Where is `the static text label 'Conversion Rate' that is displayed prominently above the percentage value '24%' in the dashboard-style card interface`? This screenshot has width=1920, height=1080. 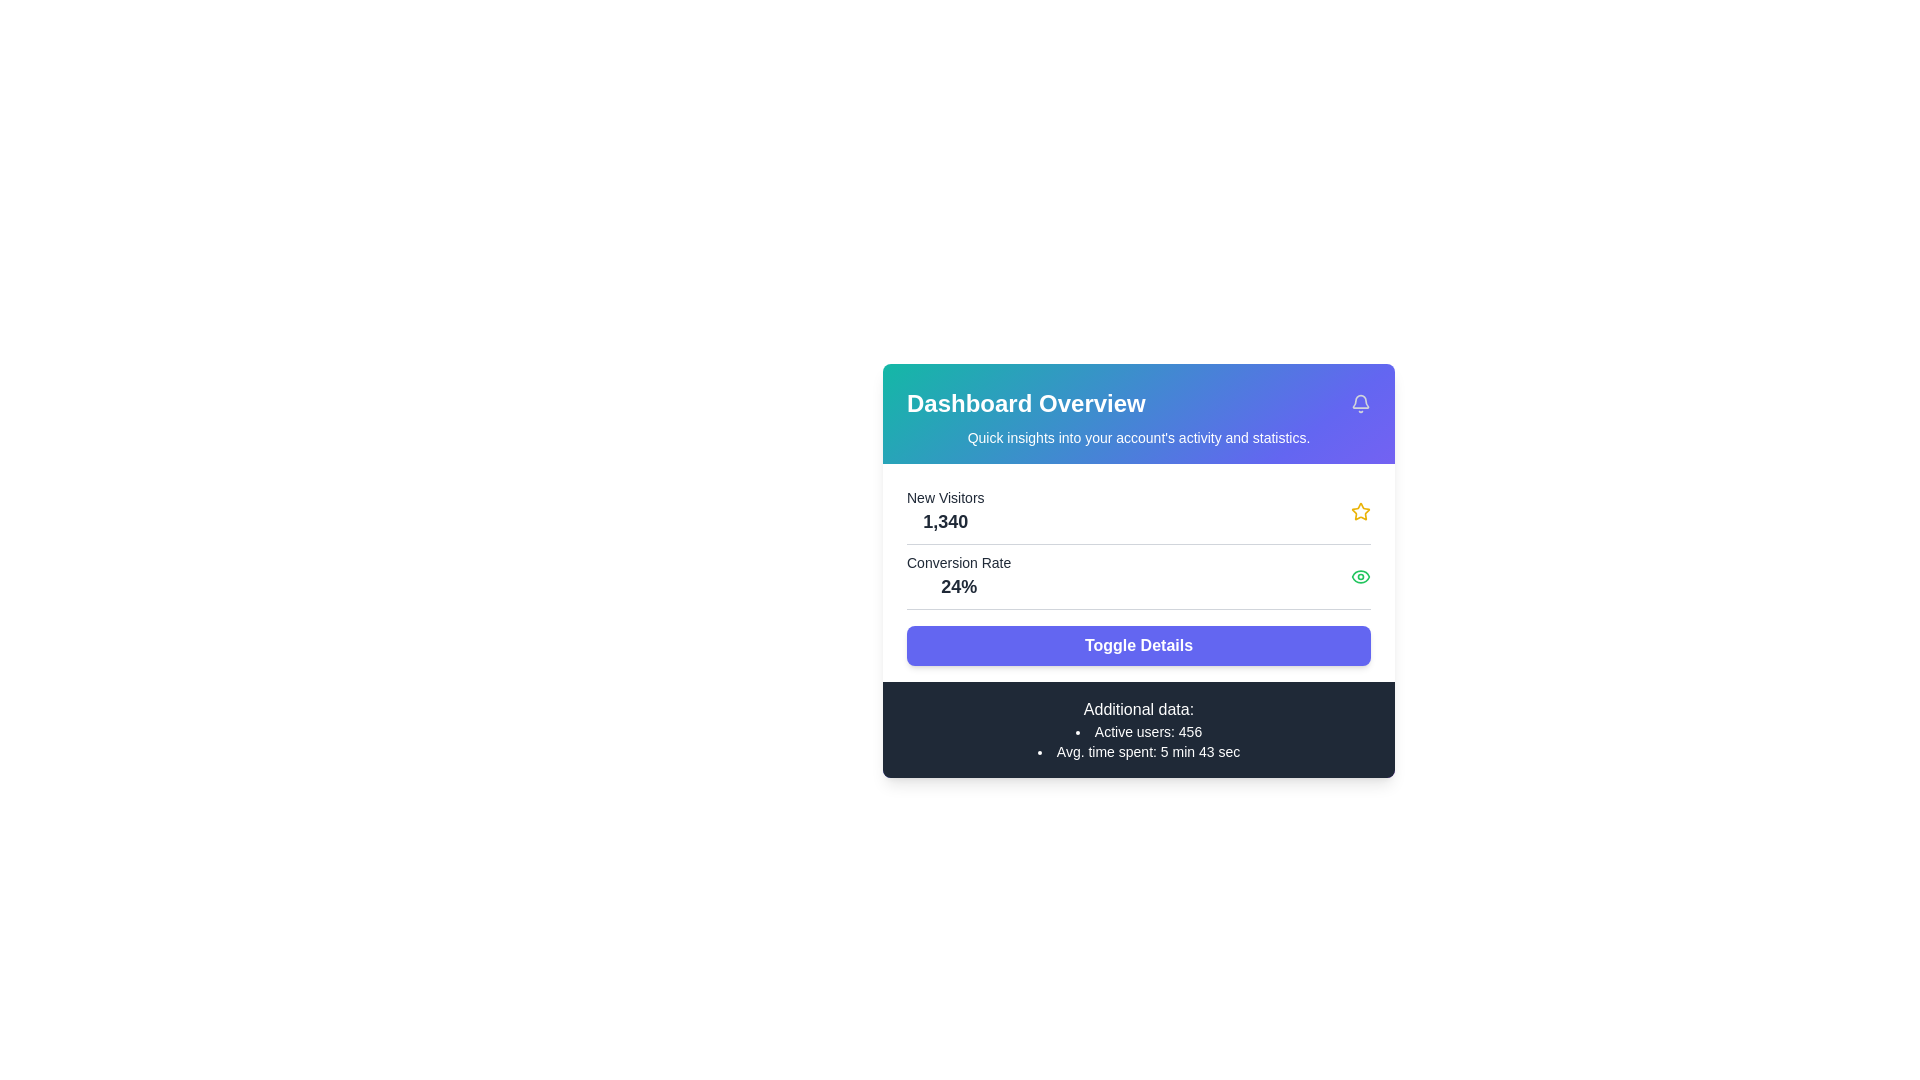 the static text label 'Conversion Rate' that is displayed prominently above the percentage value '24%' in the dashboard-style card interface is located at coordinates (958, 563).